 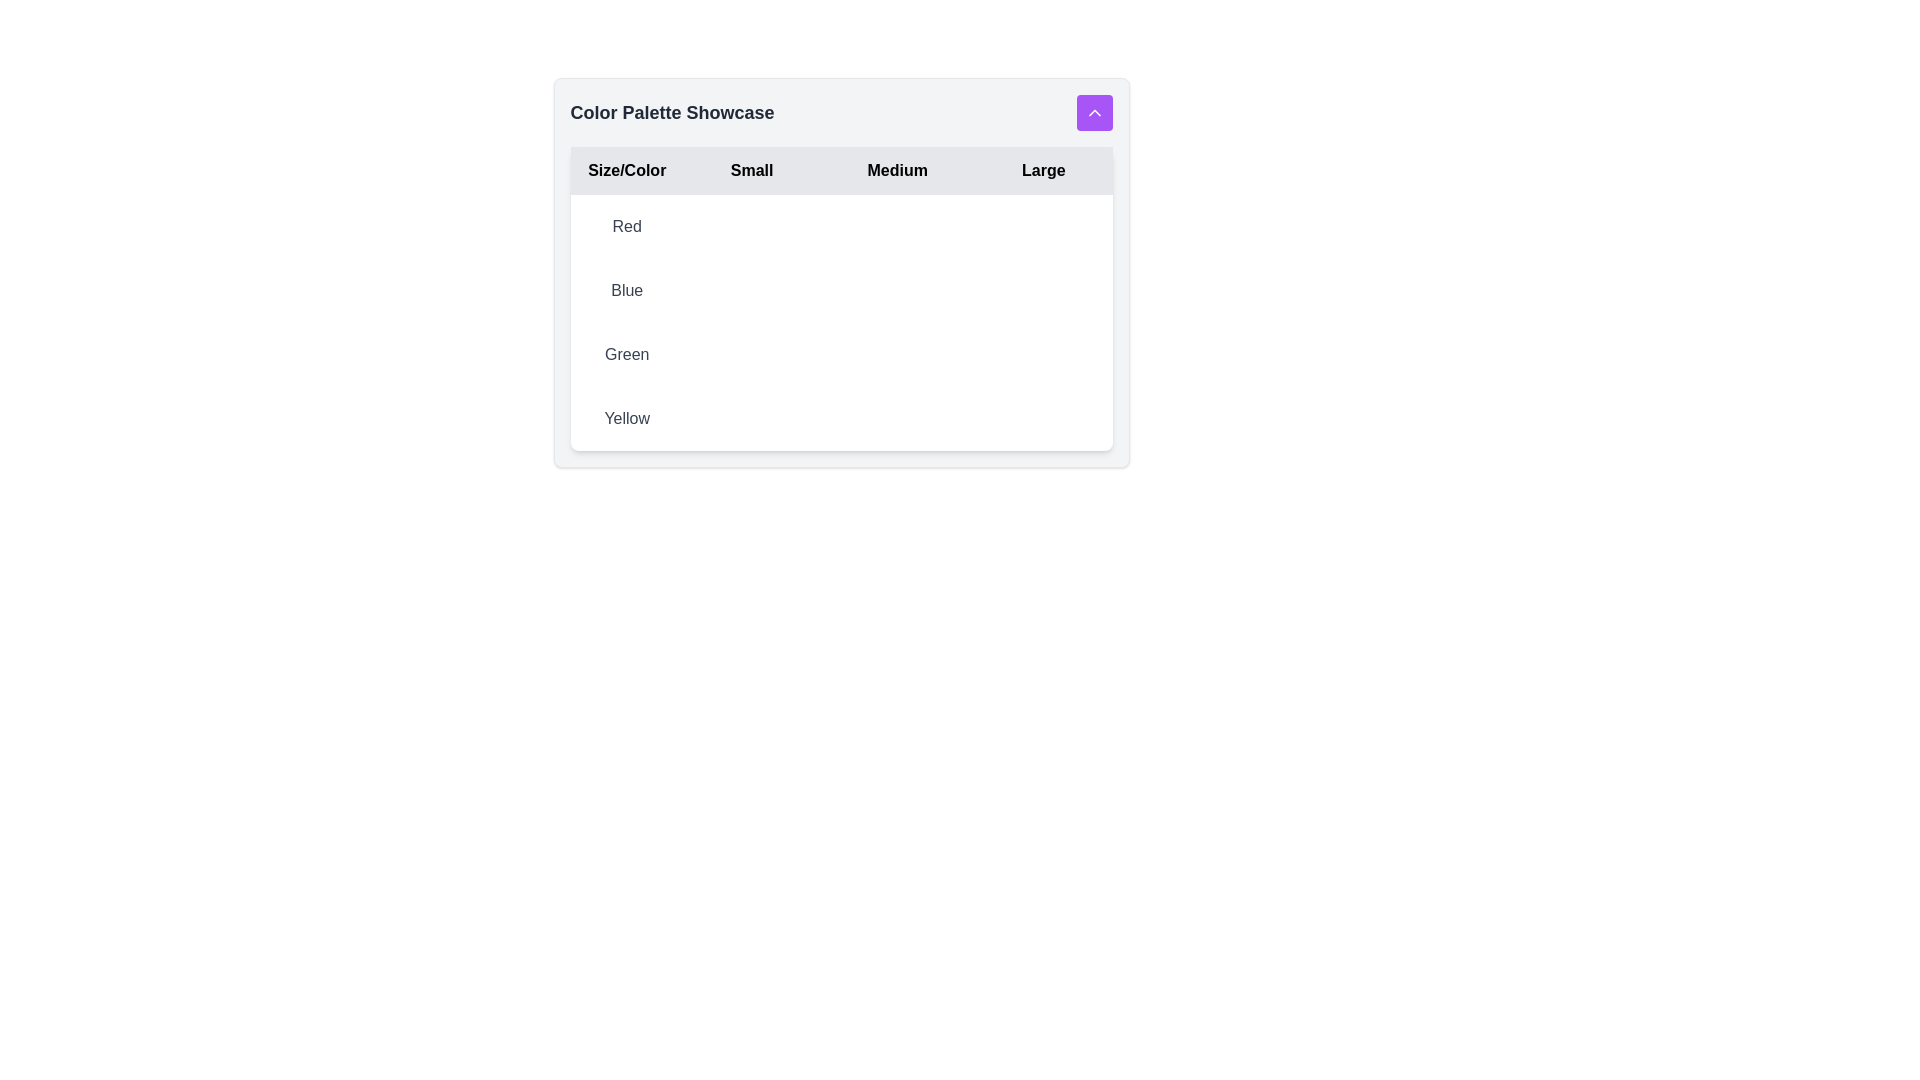 What do you see at coordinates (626, 226) in the screenshot?
I see `the static text label displaying the word 'Red' in the 'Size/Color' column of the 'Color Palette Showcase' grid layout` at bounding box center [626, 226].